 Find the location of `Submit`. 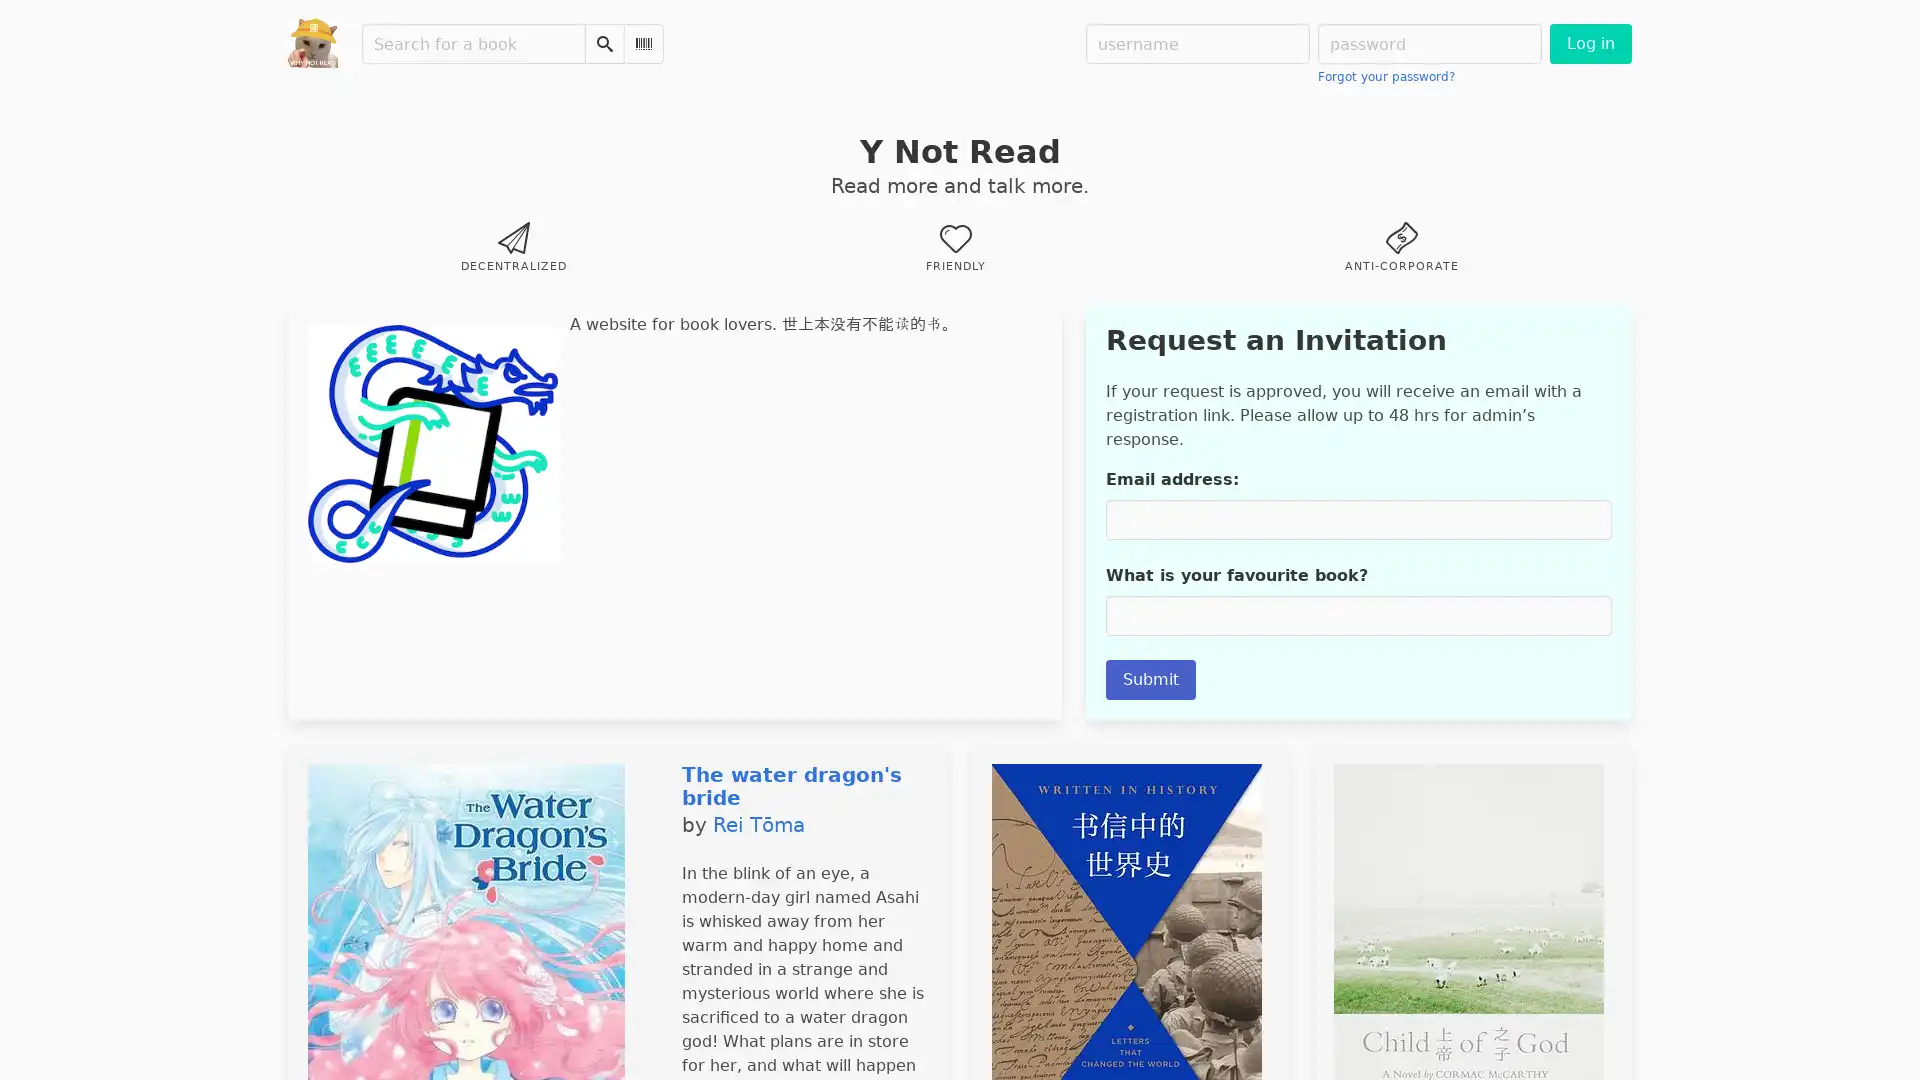

Submit is located at coordinates (1150, 678).